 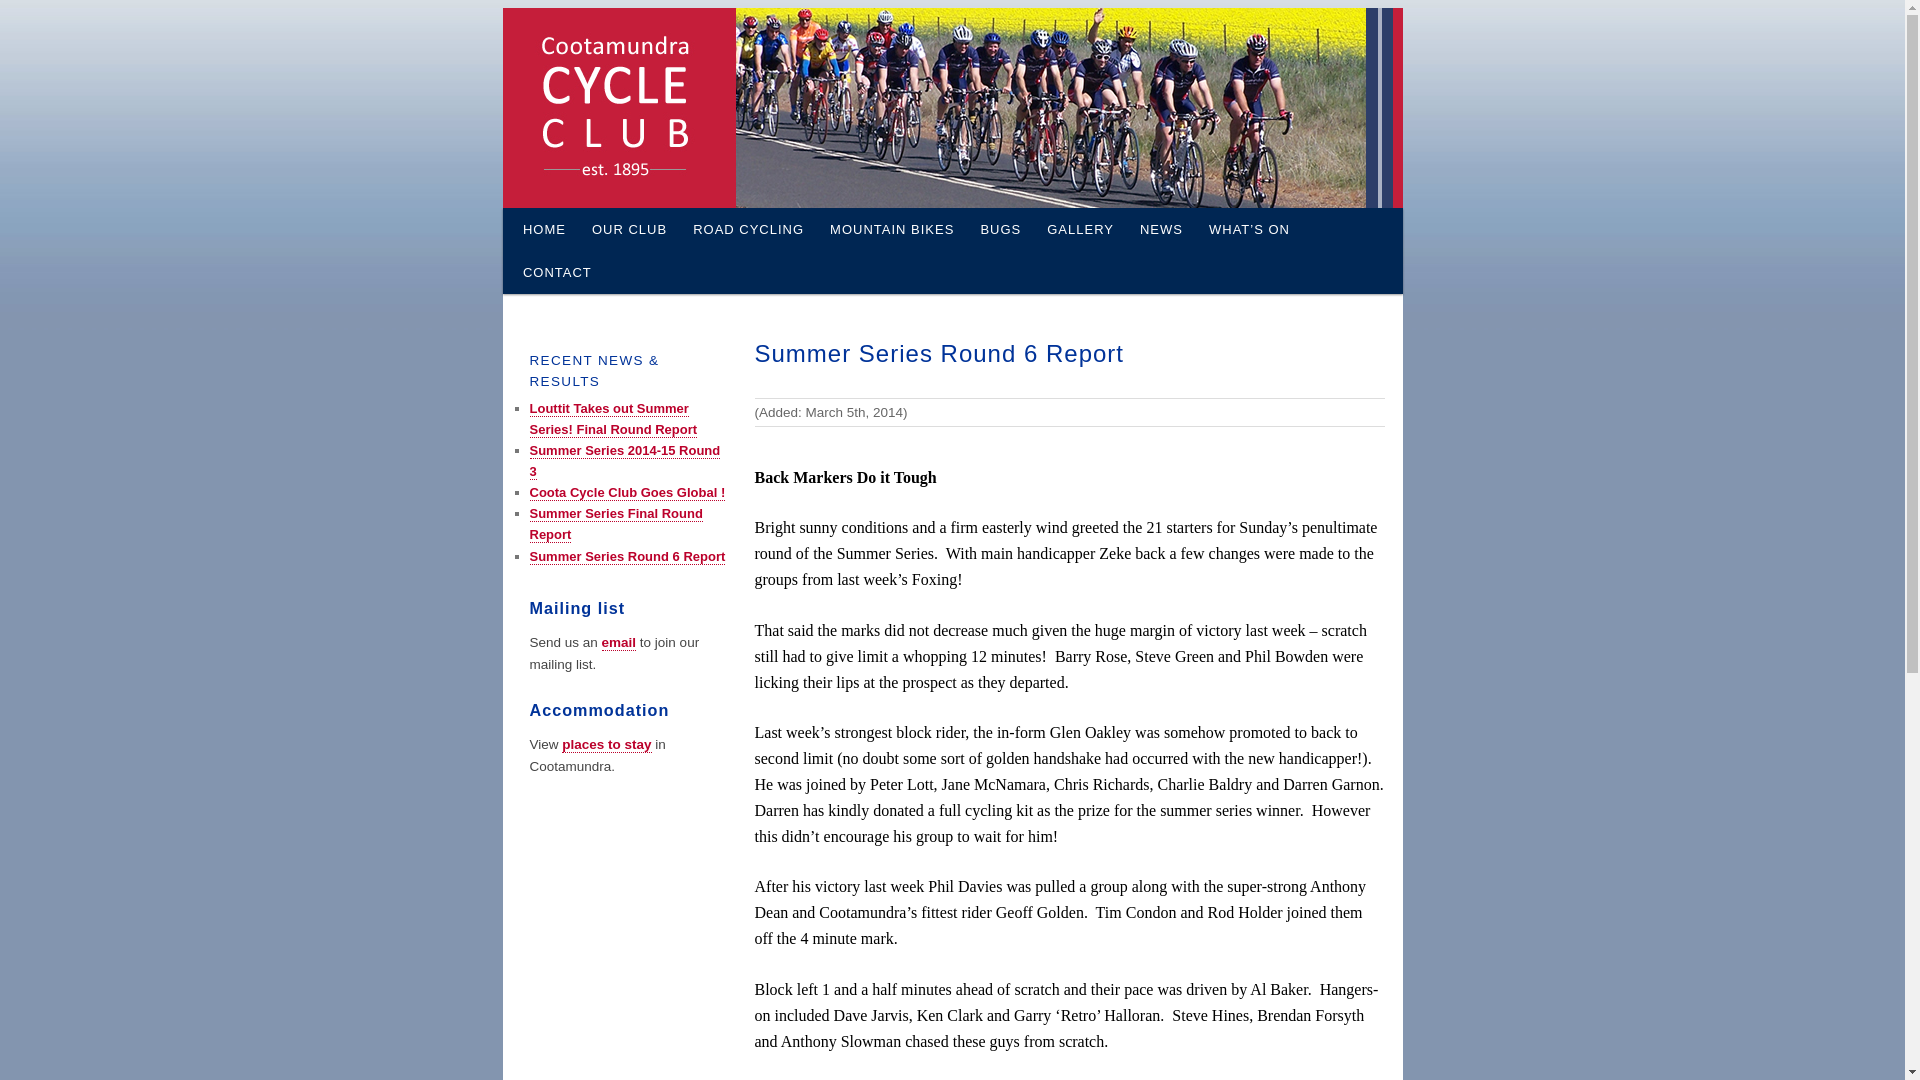 I want to click on 'NEWS', so click(x=1161, y=228).